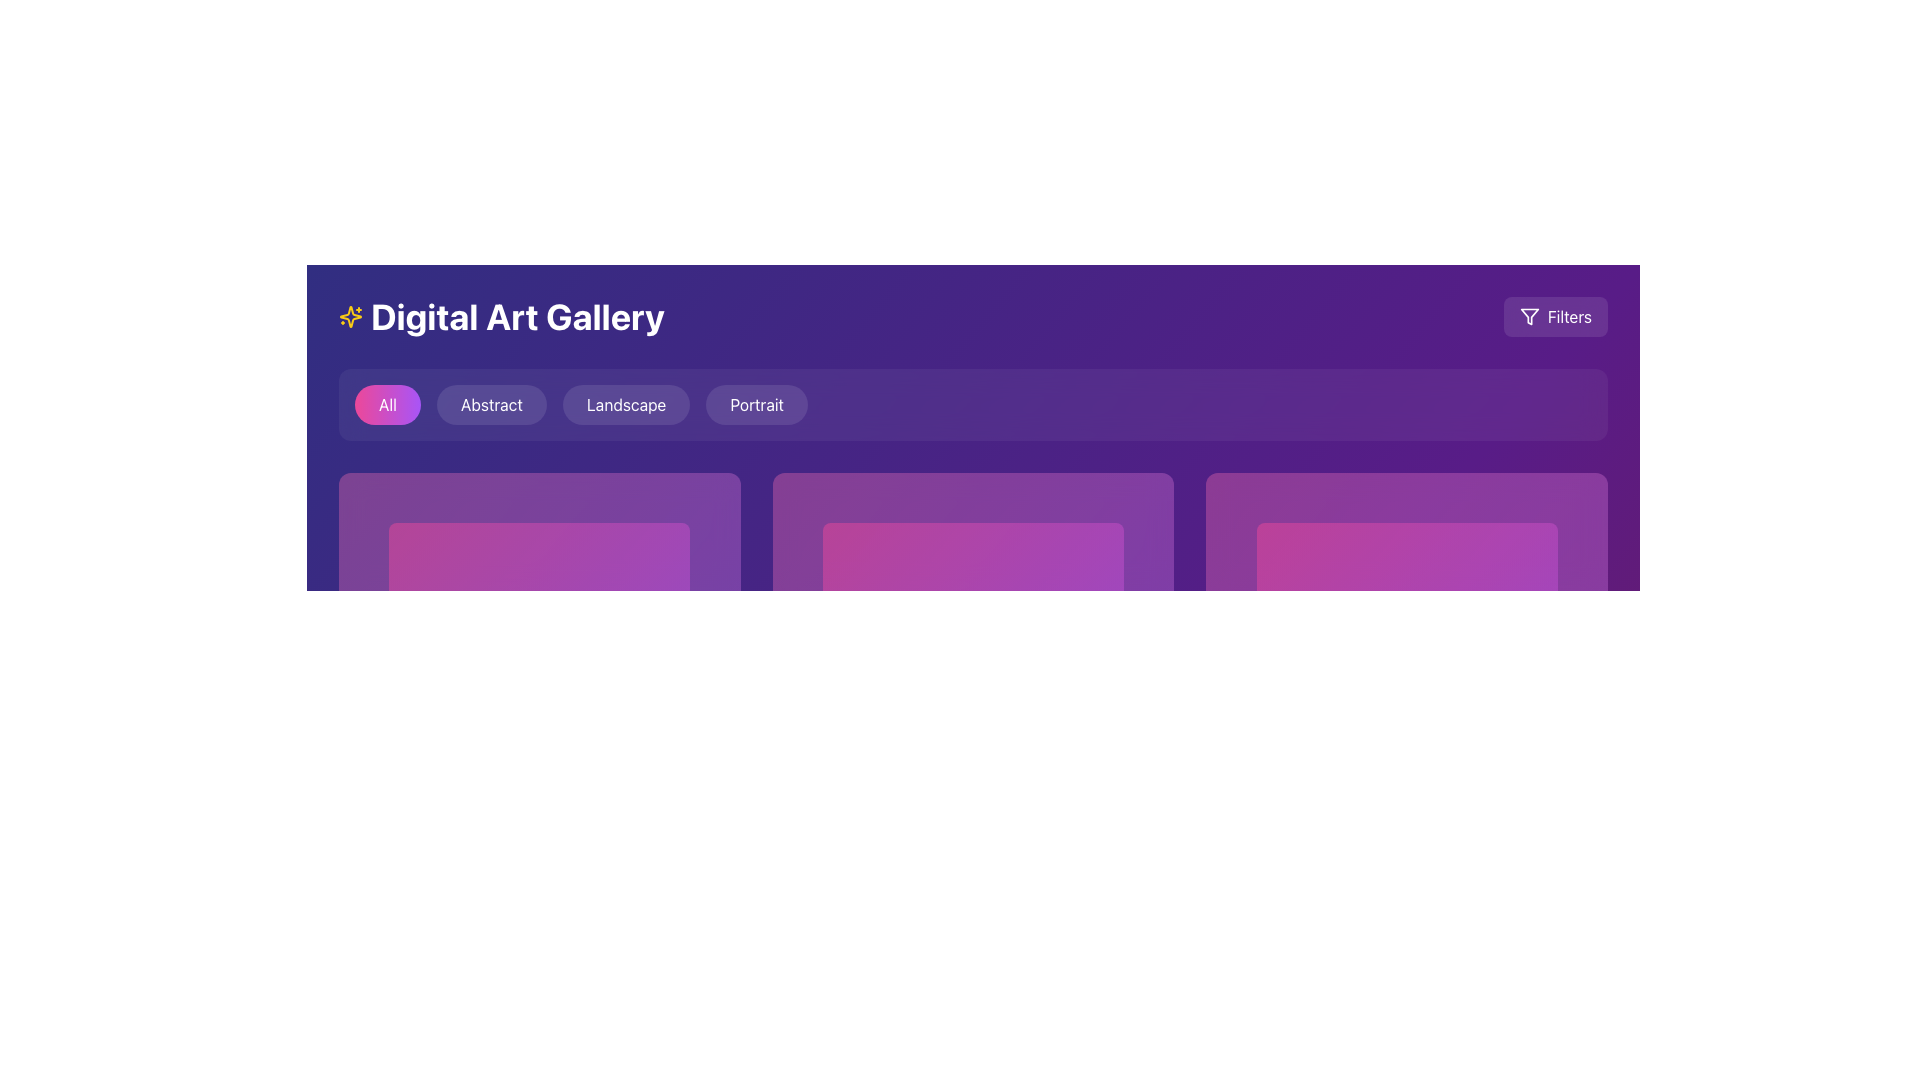 The width and height of the screenshot is (1920, 1080). What do you see at coordinates (350, 315) in the screenshot?
I see `the decorative star-like SVG graphic located` at bounding box center [350, 315].